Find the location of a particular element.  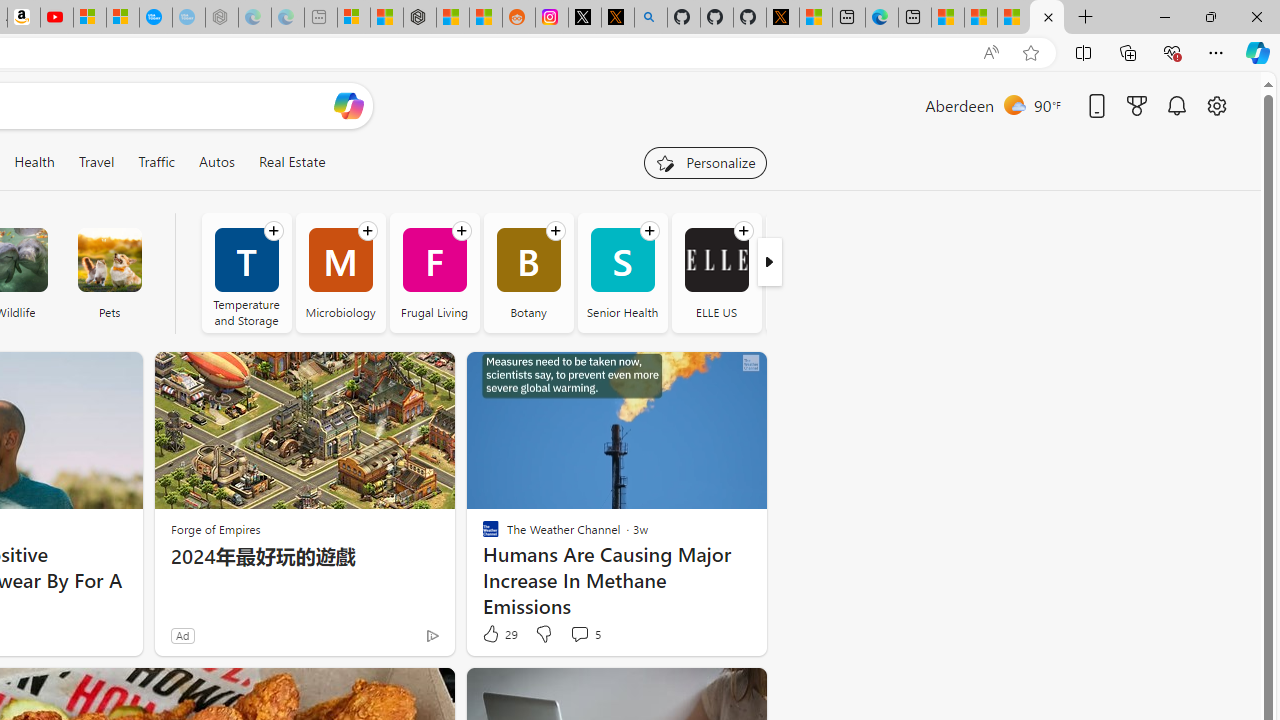

'github - Search' is located at coordinates (650, 17).